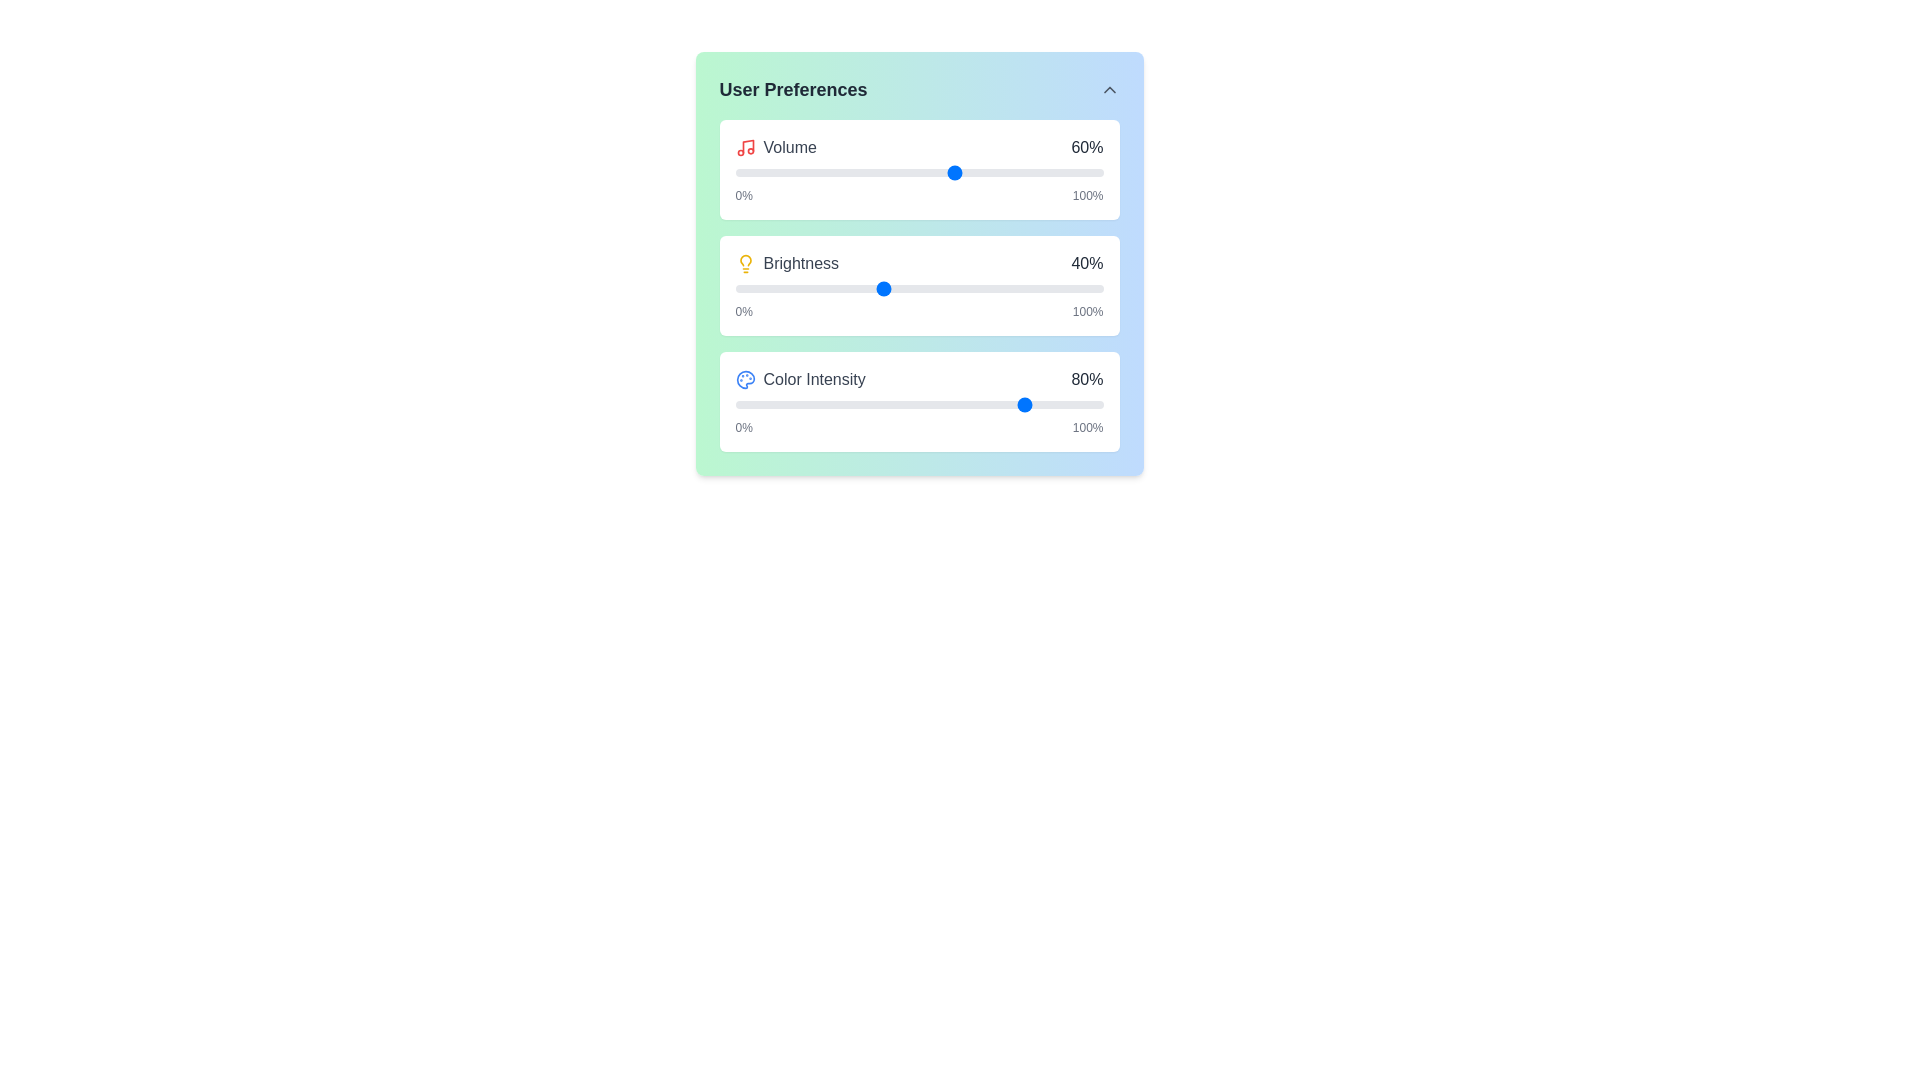  Describe the element at coordinates (875, 172) in the screenshot. I see `the volume` at that location.